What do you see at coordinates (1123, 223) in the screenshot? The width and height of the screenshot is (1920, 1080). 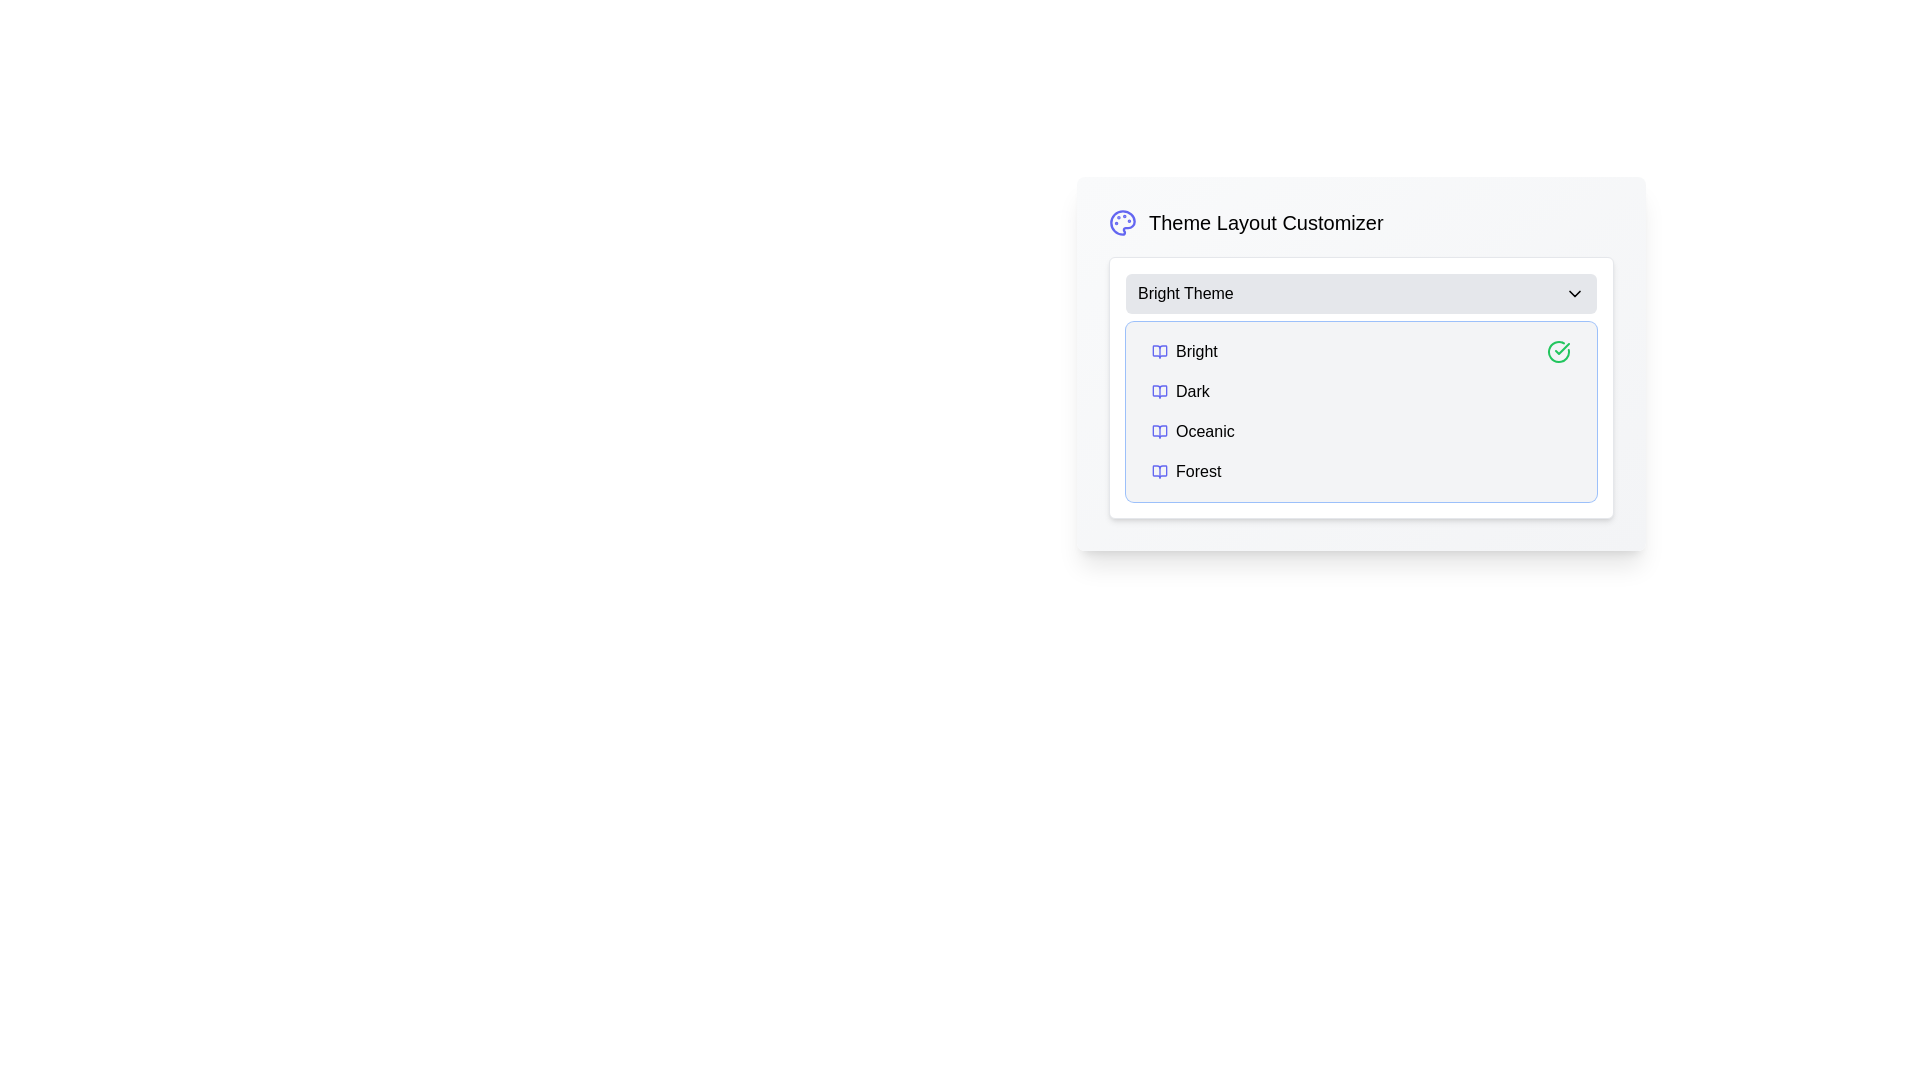 I see `the Decorative SVG Icon resembling a painter's palette located at the top-left corner of the interface near the 'Theme Layout Customizer' label` at bounding box center [1123, 223].